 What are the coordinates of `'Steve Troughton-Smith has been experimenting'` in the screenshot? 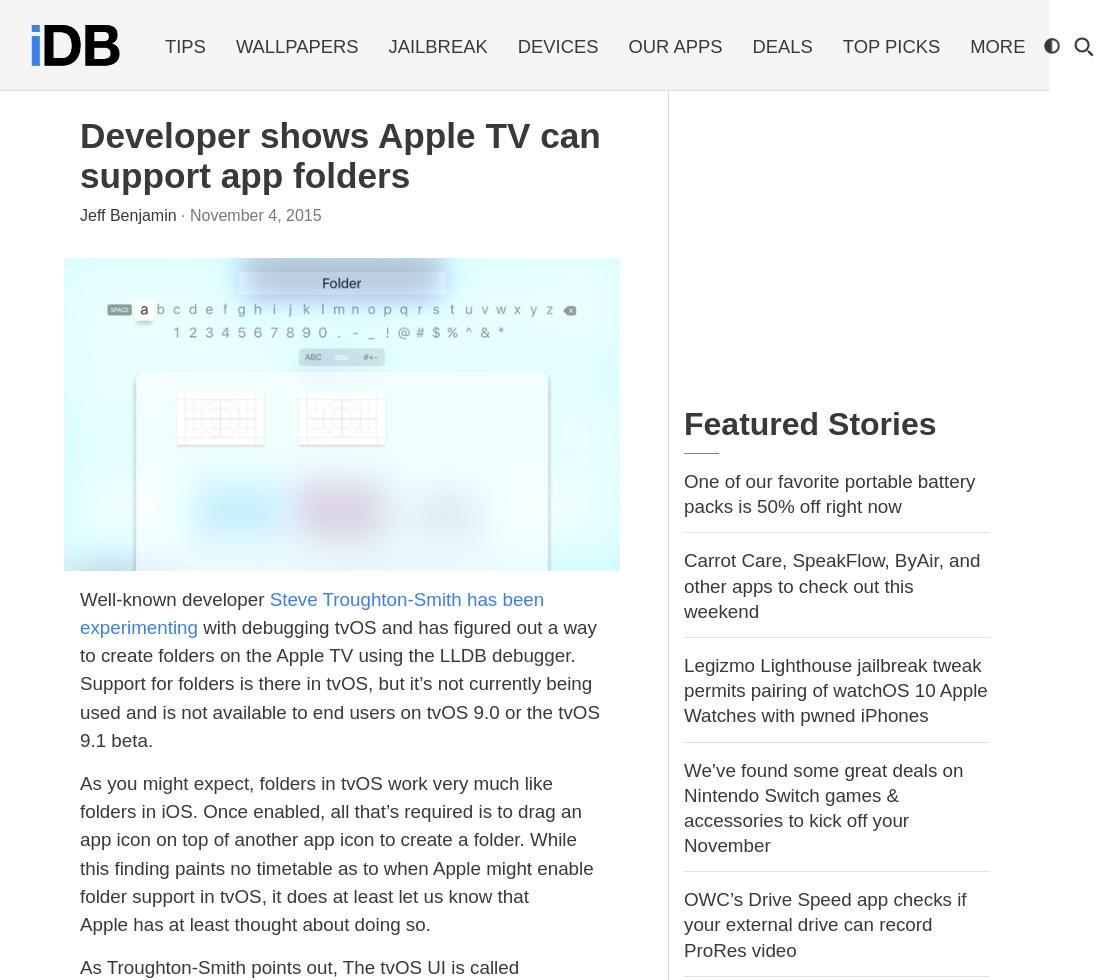 It's located at (310, 612).